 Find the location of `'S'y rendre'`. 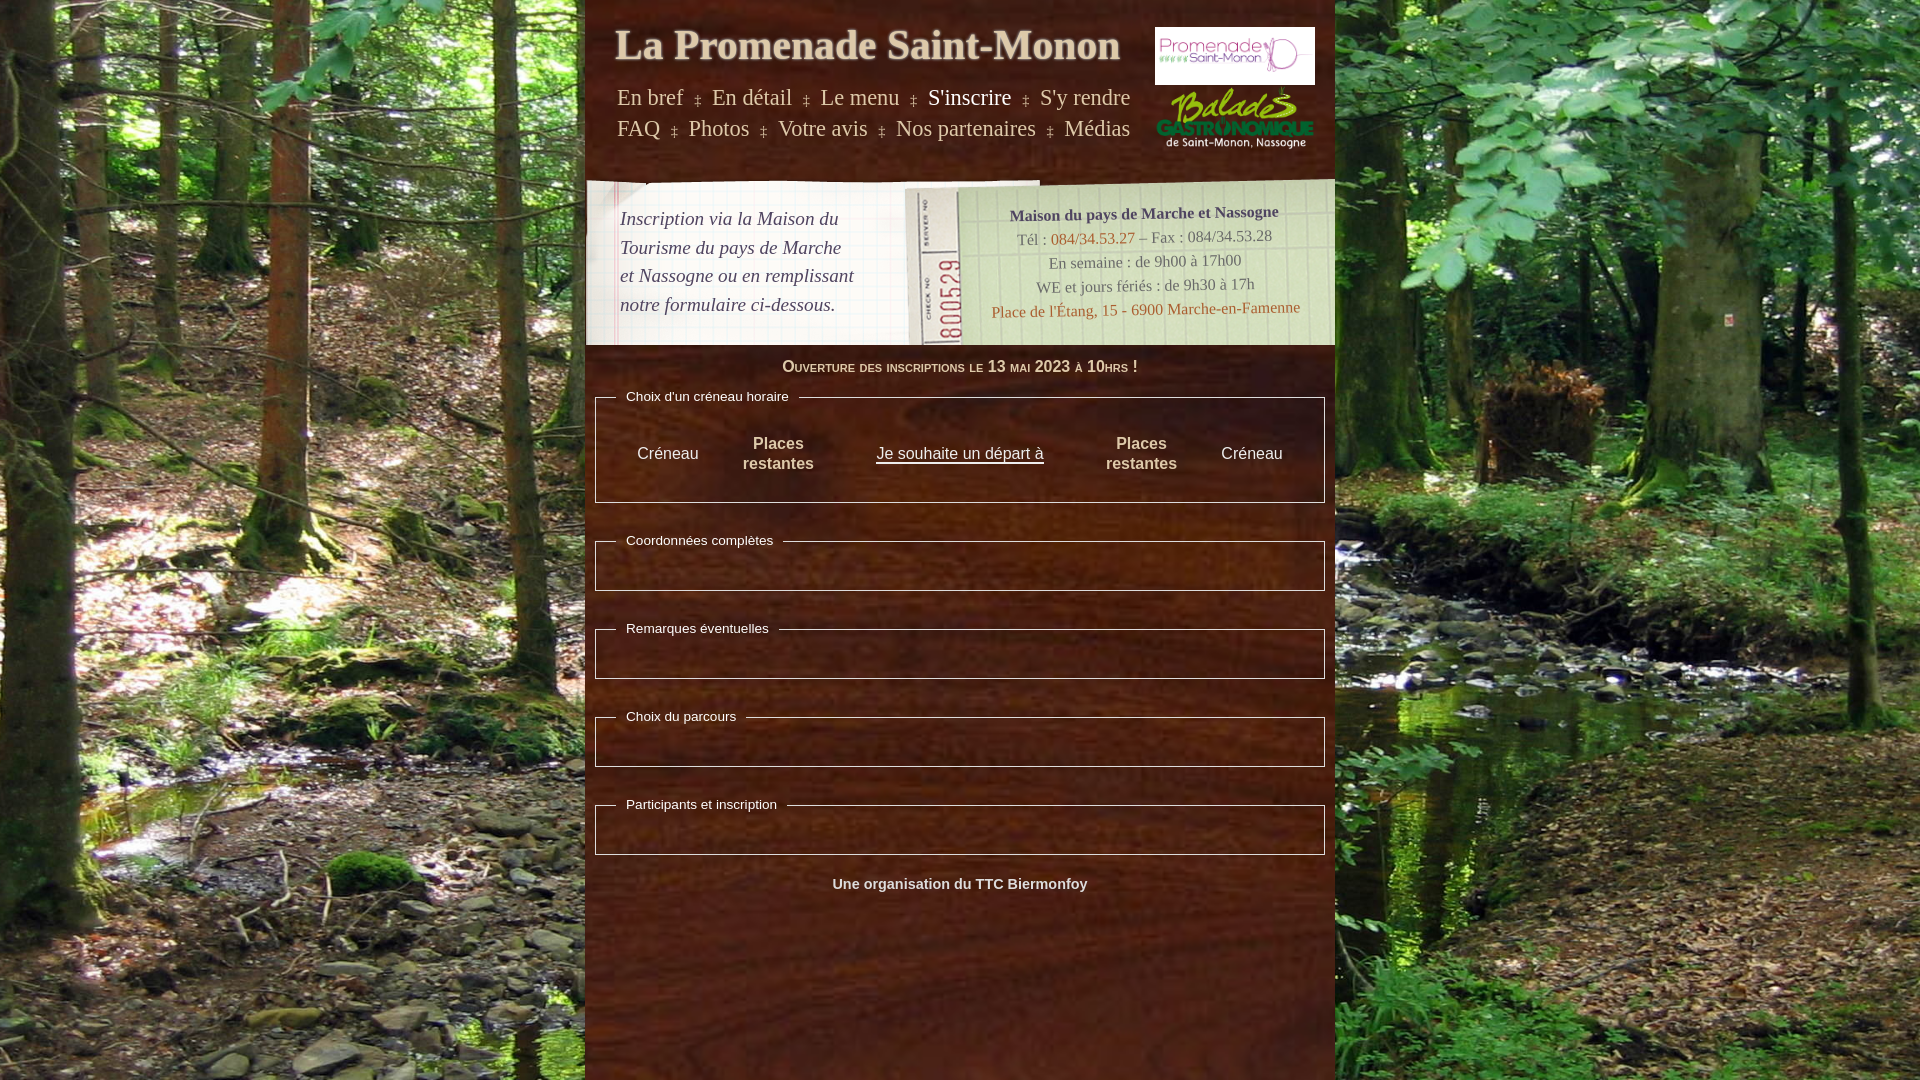

'S'y rendre' is located at coordinates (1083, 97).